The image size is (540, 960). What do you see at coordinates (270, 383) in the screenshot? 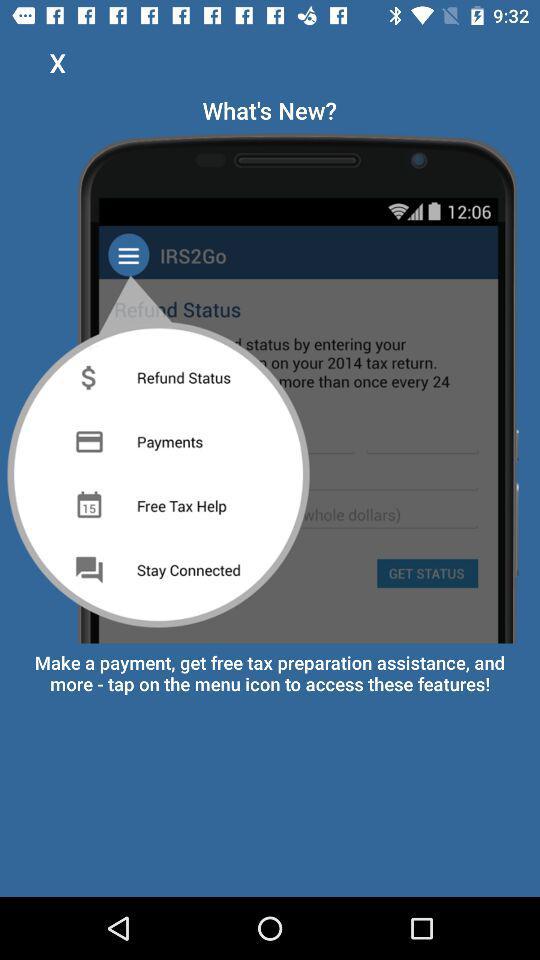
I see `app above the make a payment app` at bounding box center [270, 383].